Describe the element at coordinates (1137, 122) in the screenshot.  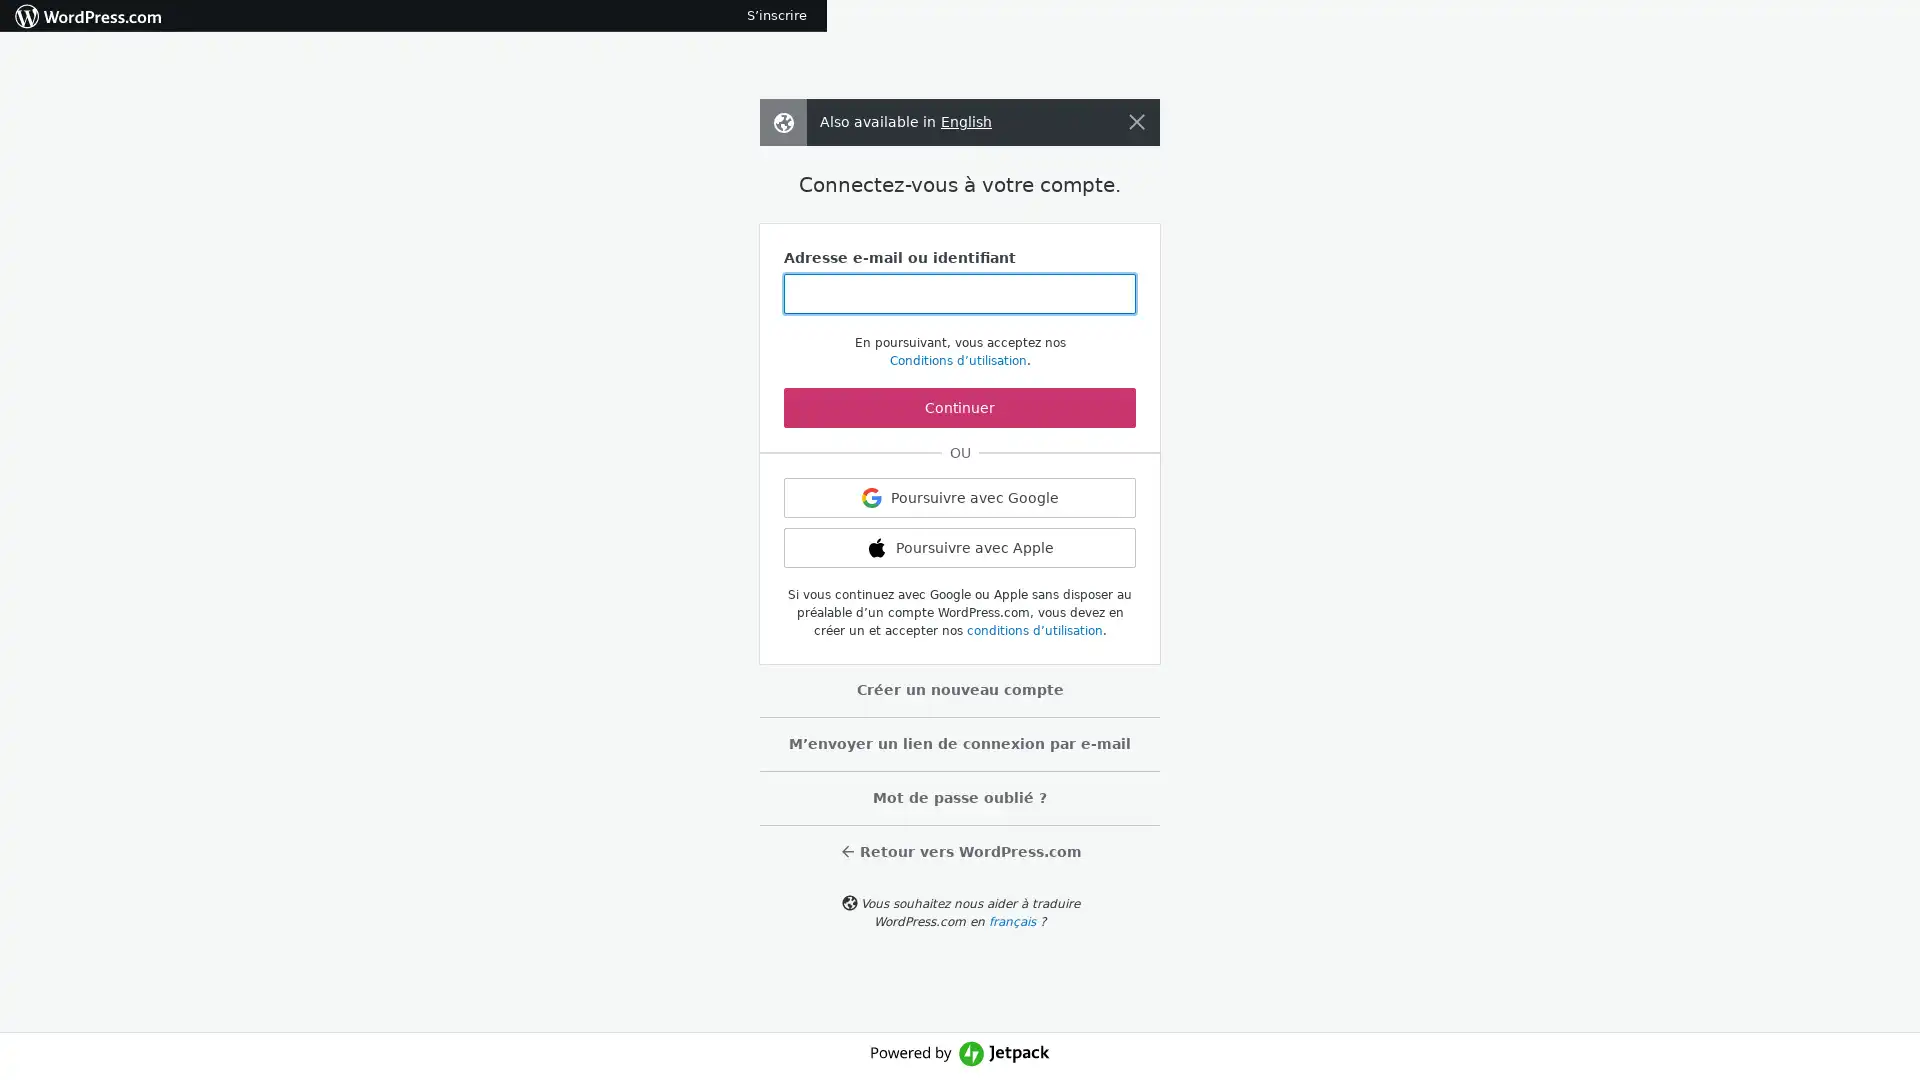
I see `Fermer` at that location.